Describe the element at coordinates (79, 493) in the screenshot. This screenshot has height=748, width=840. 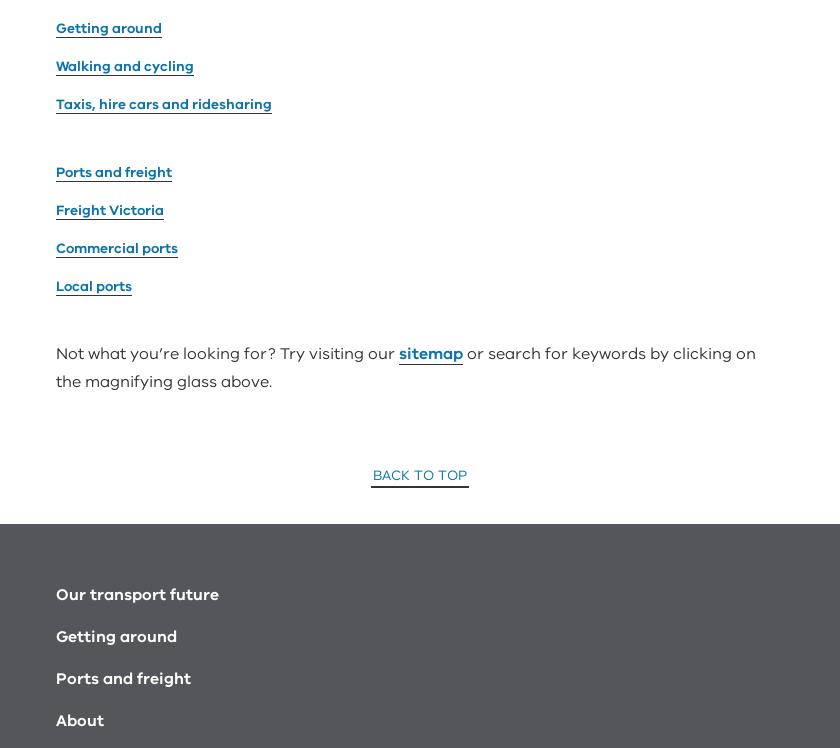
I see `'About'` at that location.